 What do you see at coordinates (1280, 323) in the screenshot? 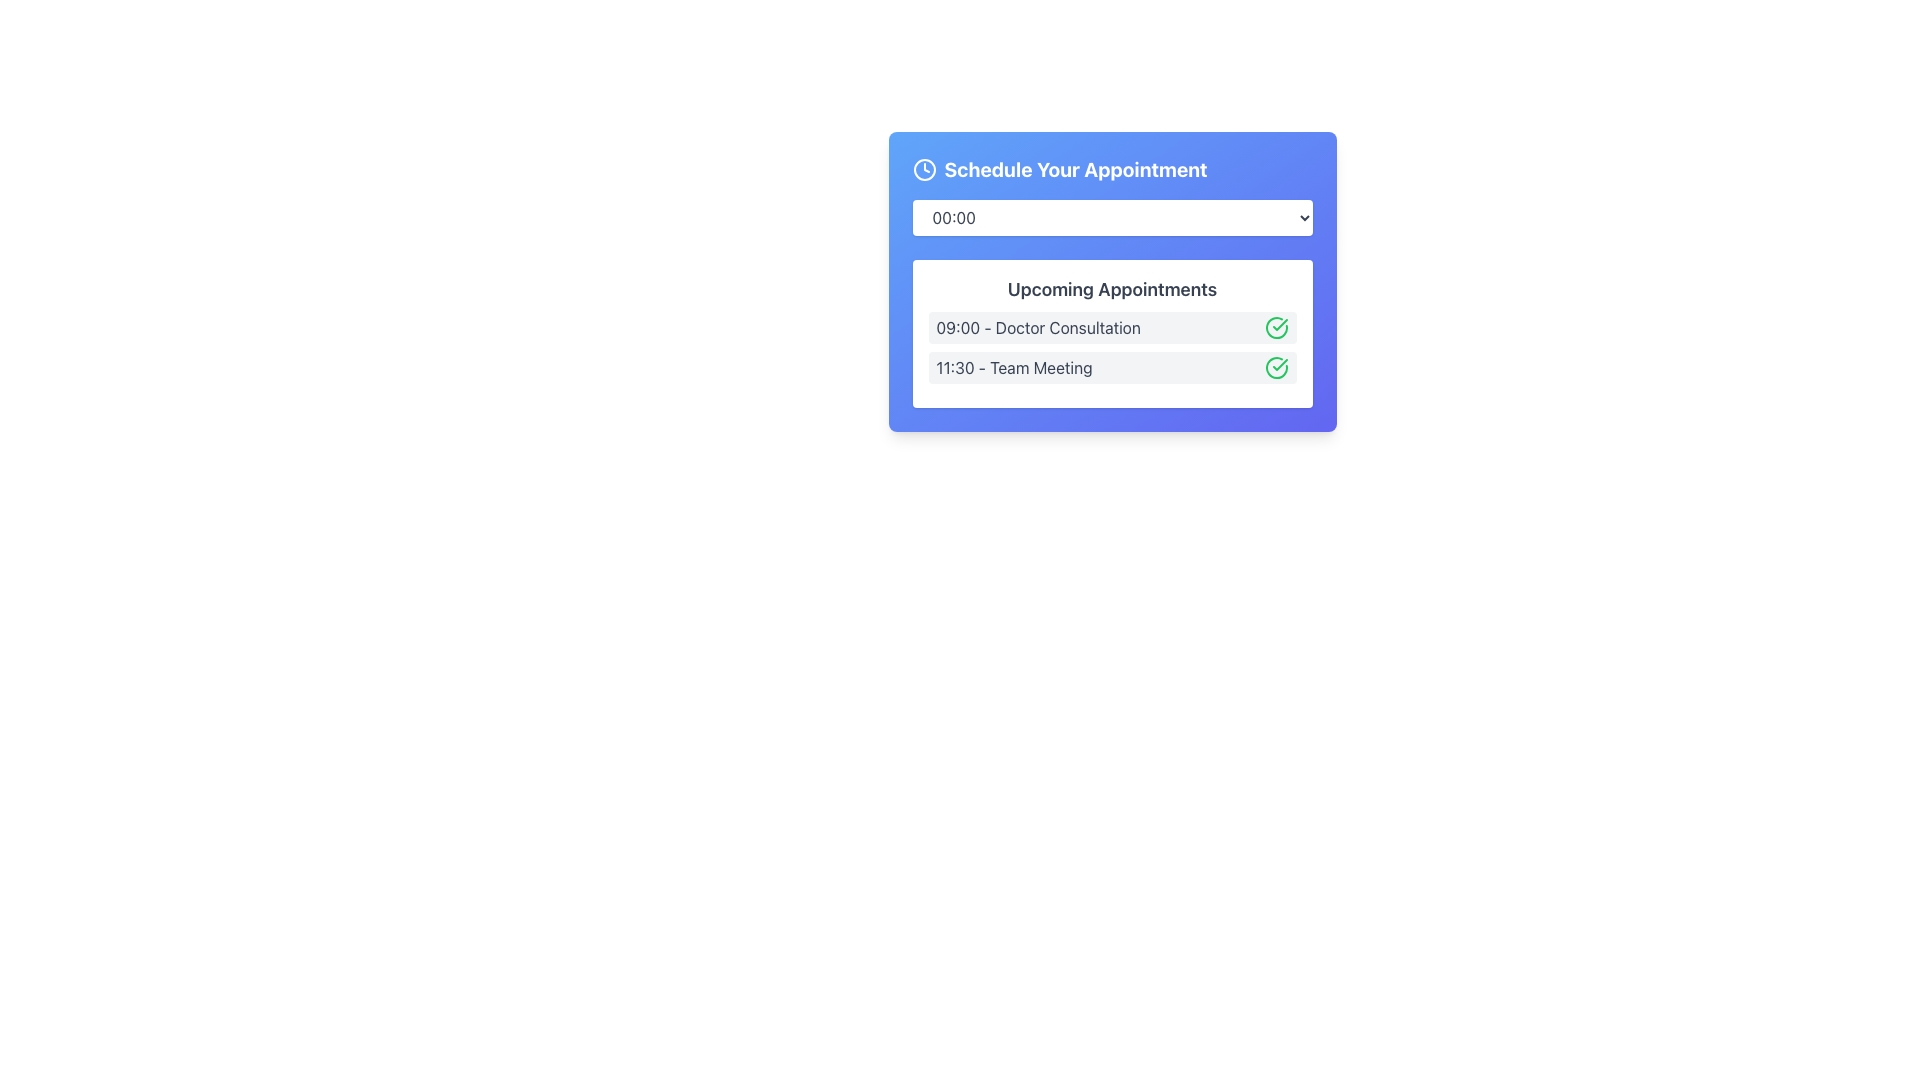
I see `the green checkmark icon associated with the '11:30 - Team Meeting' entry in the appointments section` at bounding box center [1280, 323].